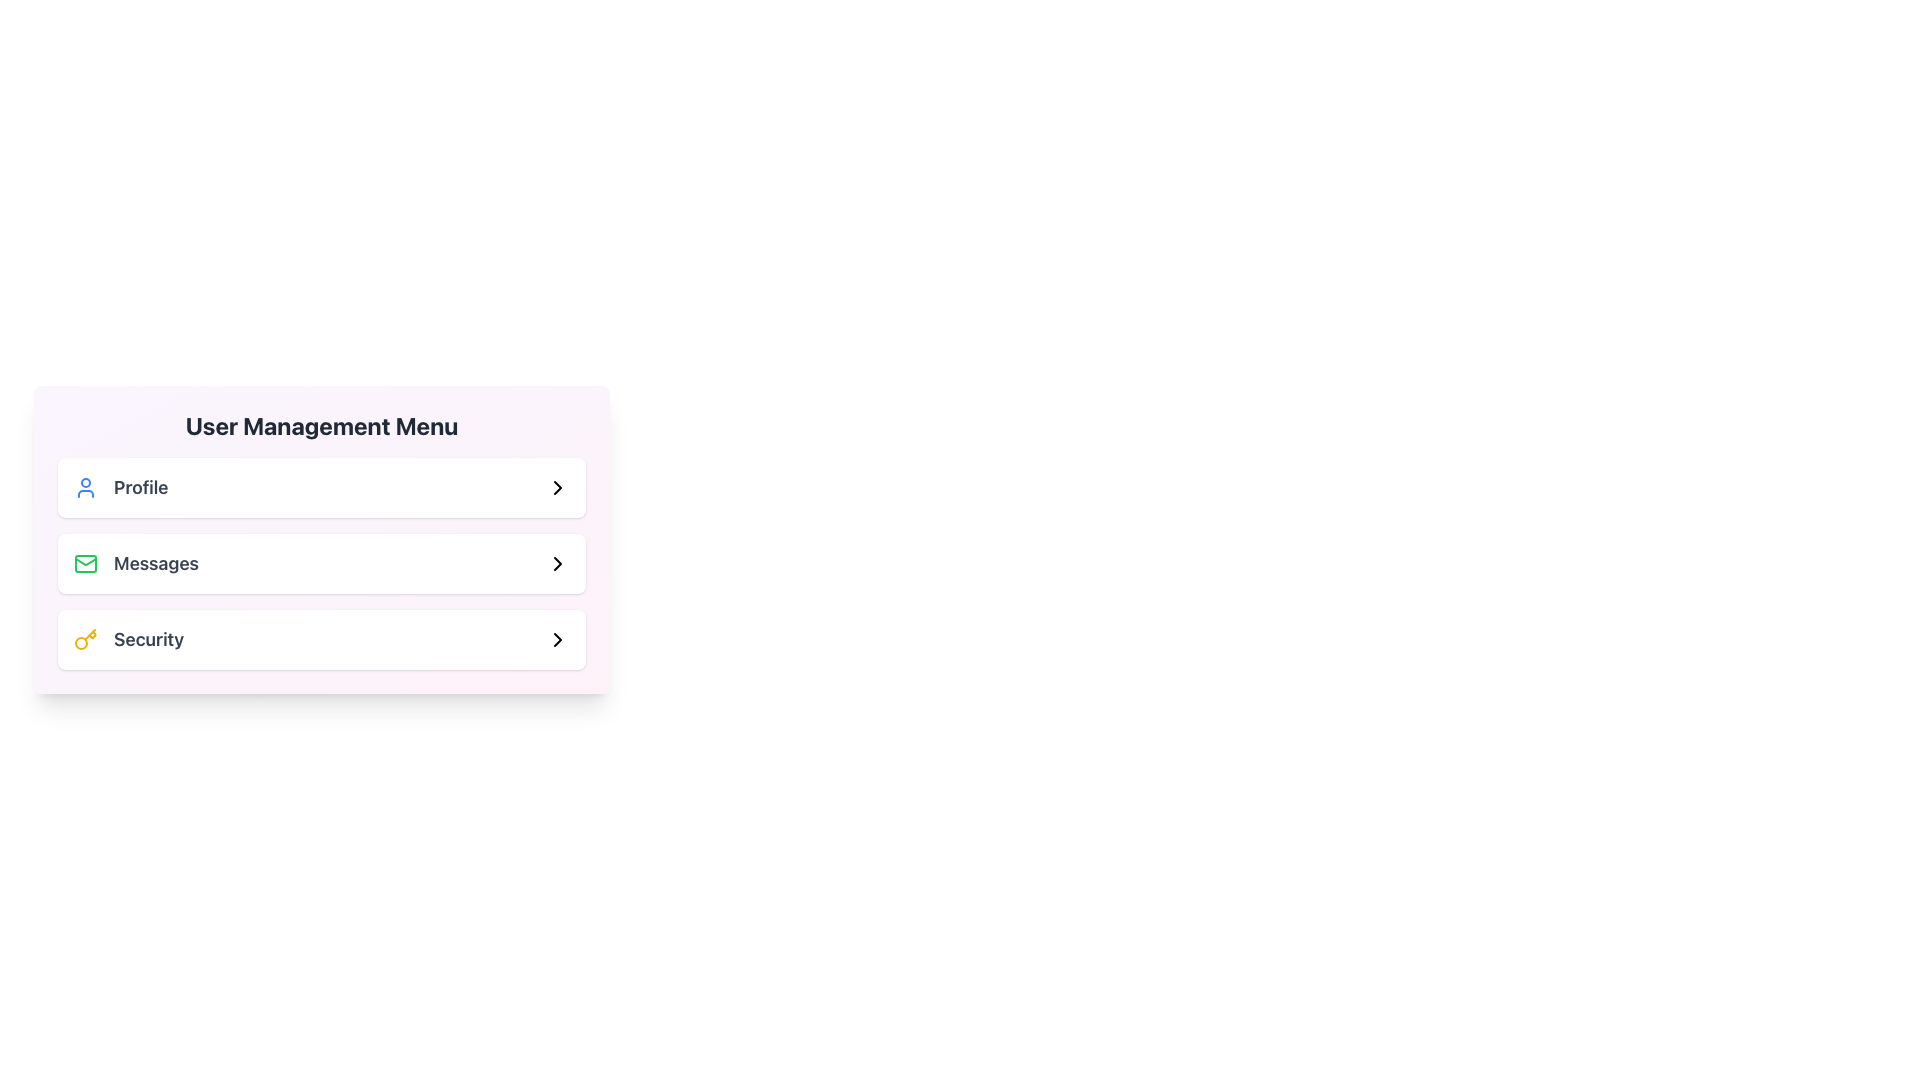  Describe the element at coordinates (155, 563) in the screenshot. I see `text label 'Messages' which identifies the Messages section in the User Management Menu, positioned between 'Profile' and 'Security' menu items` at that location.